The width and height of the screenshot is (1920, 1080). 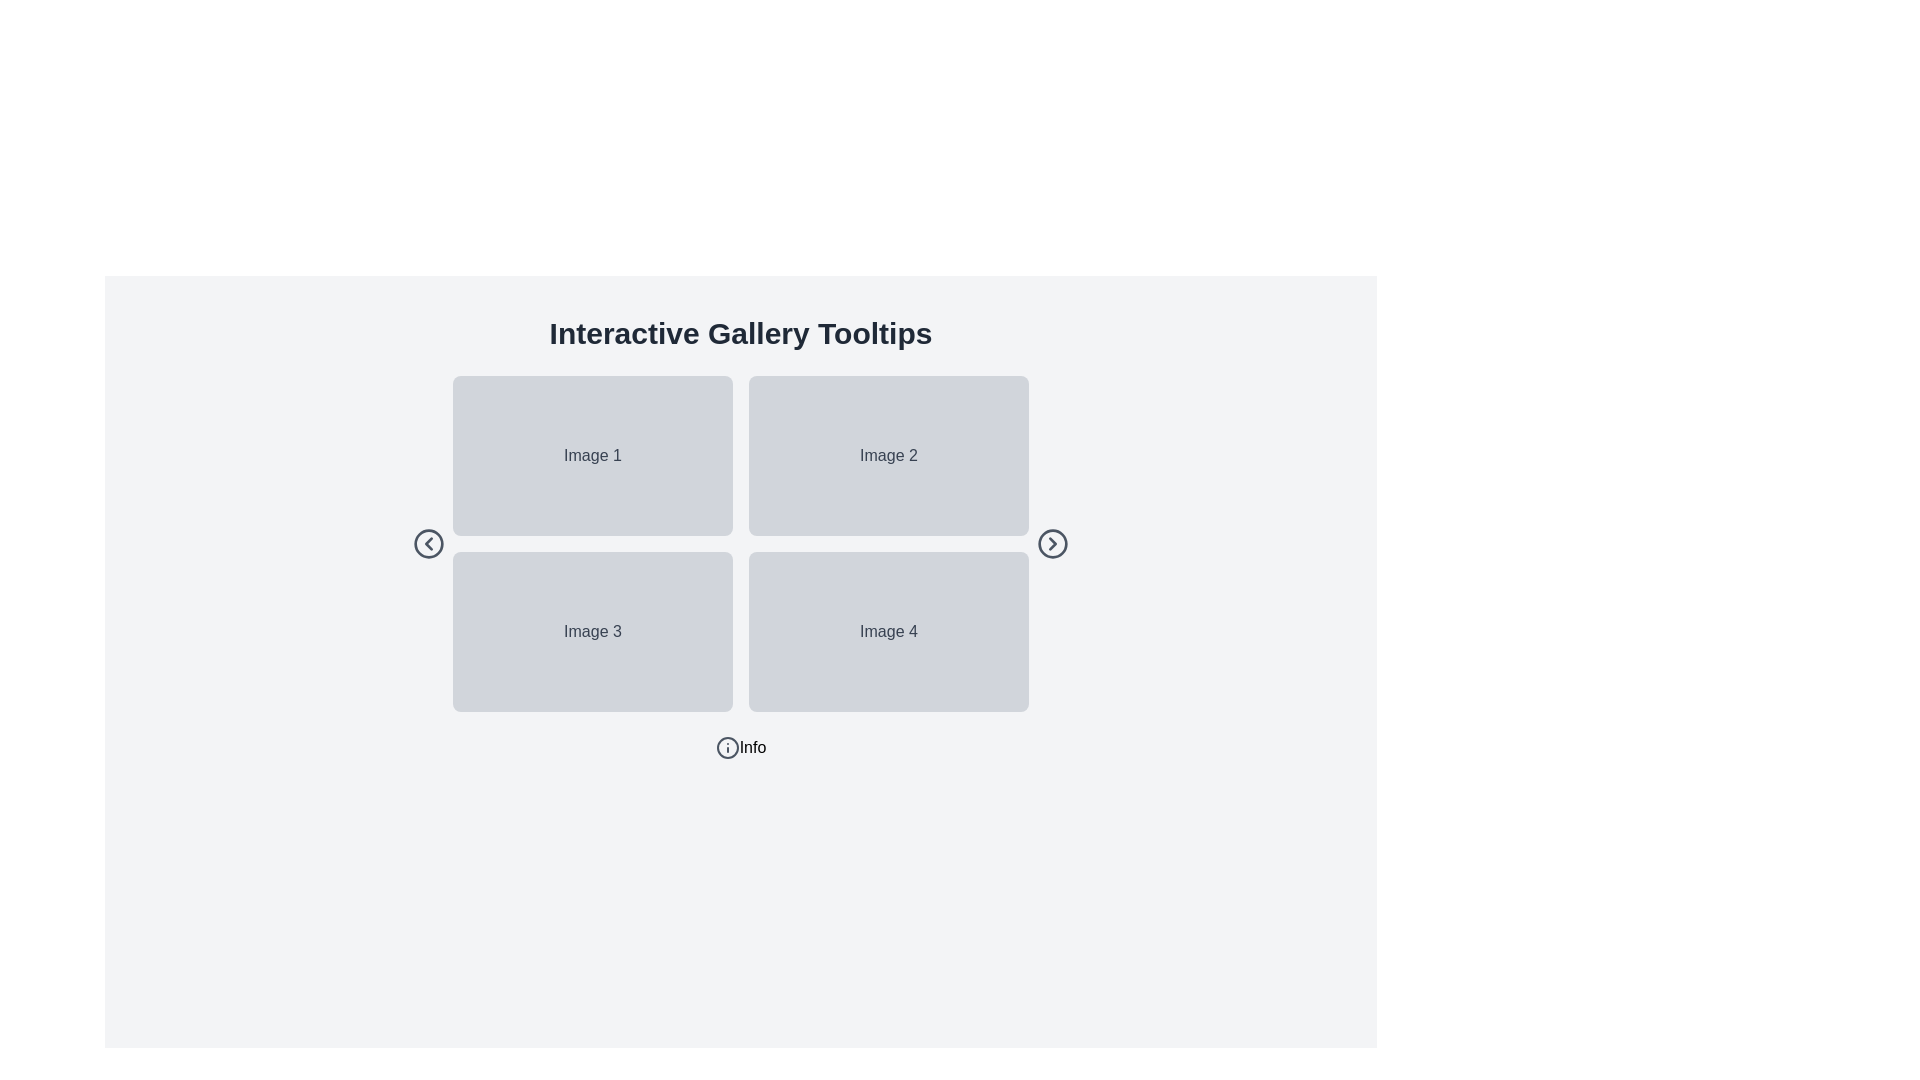 What do you see at coordinates (726, 748) in the screenshot?
I see `the circular SVG graphic that is part of the 'info' icon, located centrally under the main interactive gallery grid` at bounding box center [726, 748].